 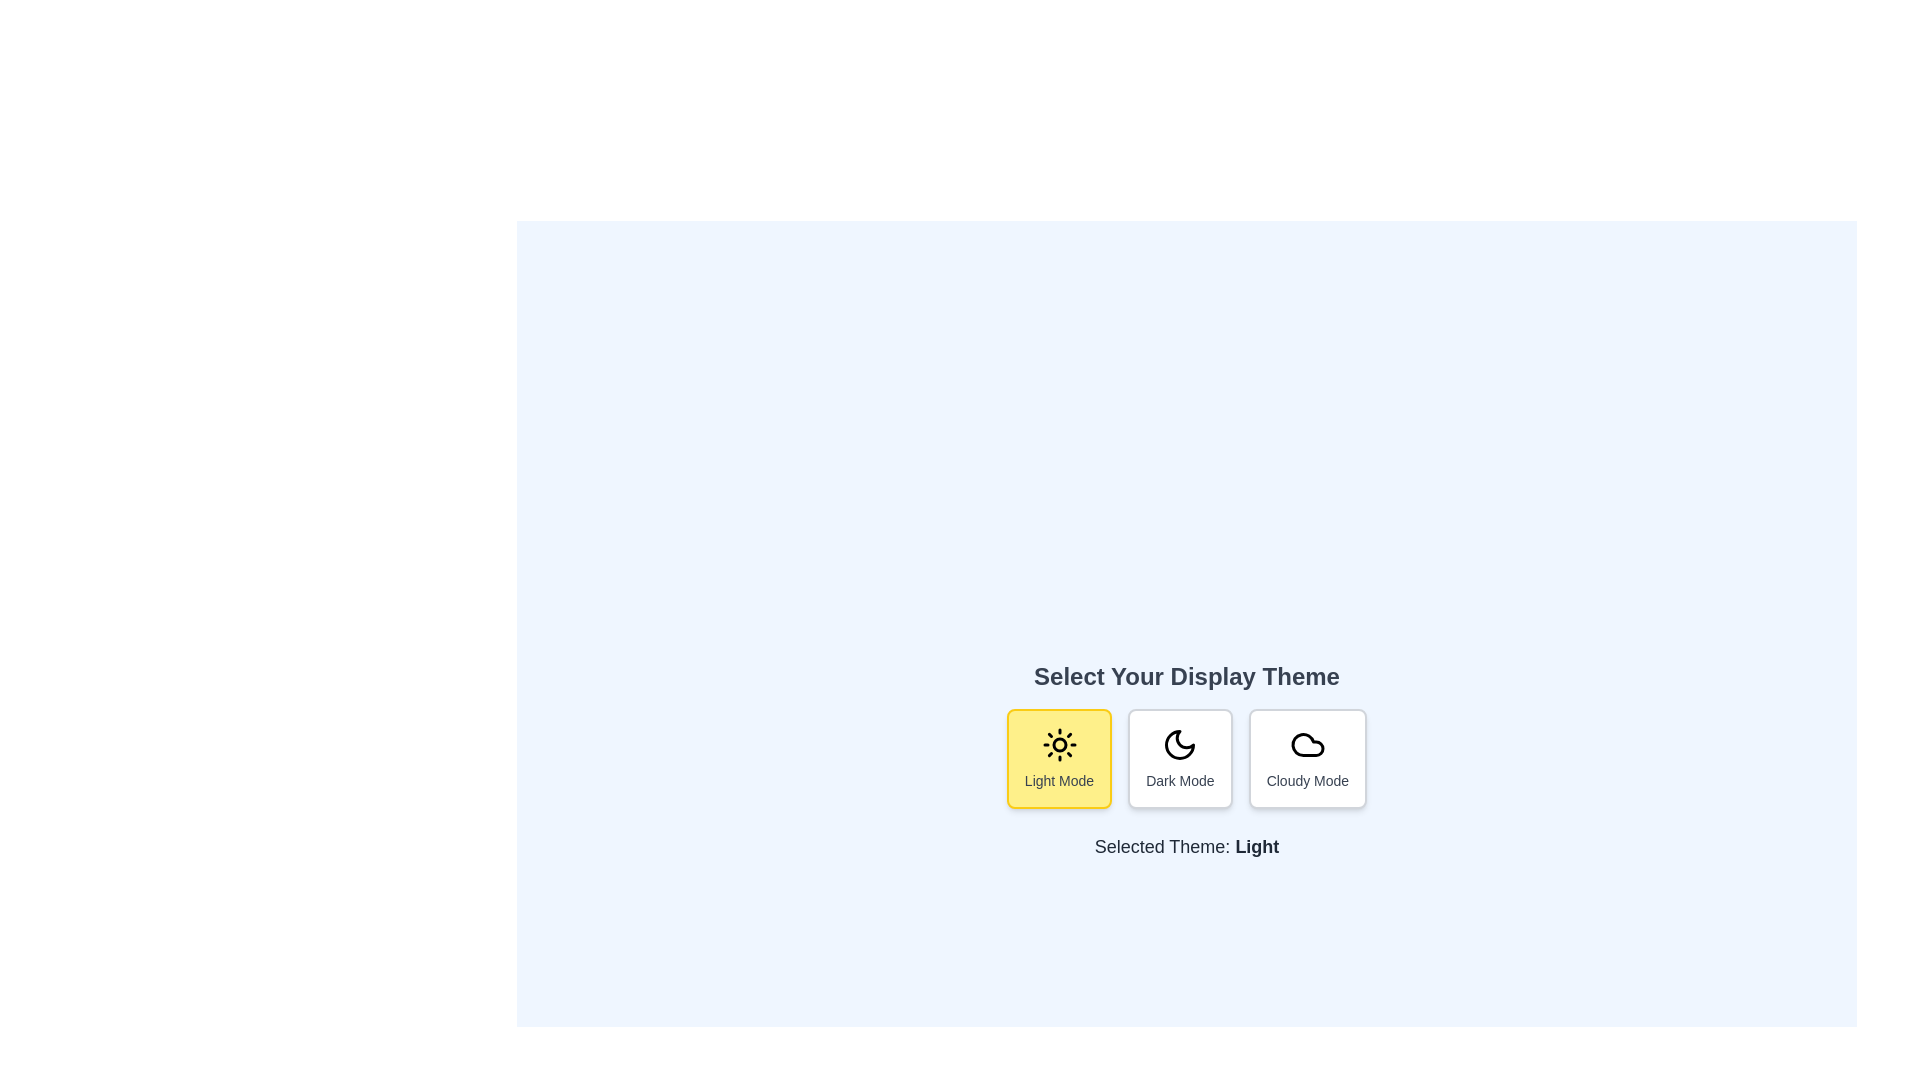 What do you see at coordinates (1180, 759) in the screenshot?
I see `the button corresponding to Dark Mode mode` at bounding box center [1180, 759].